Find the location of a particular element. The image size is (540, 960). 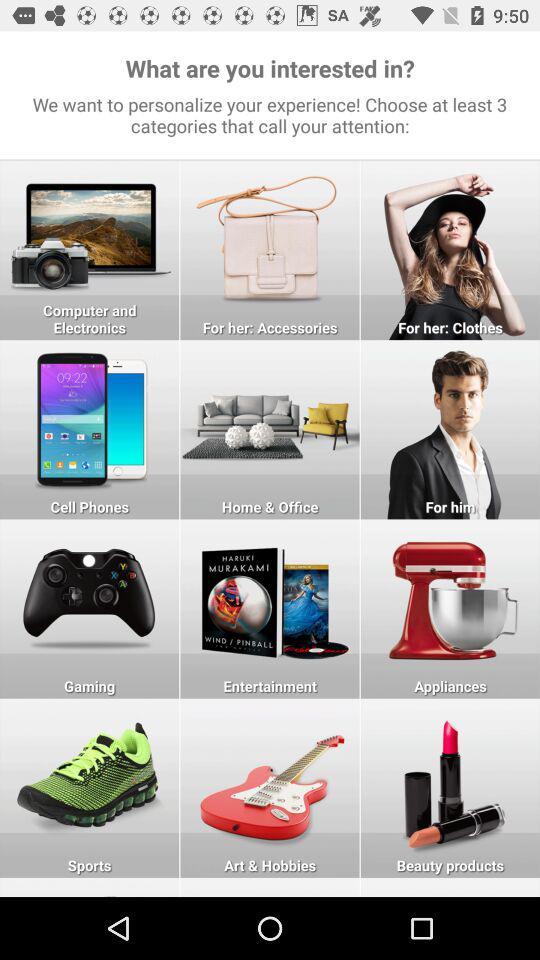

appliances is located at coordinates (450, 608).